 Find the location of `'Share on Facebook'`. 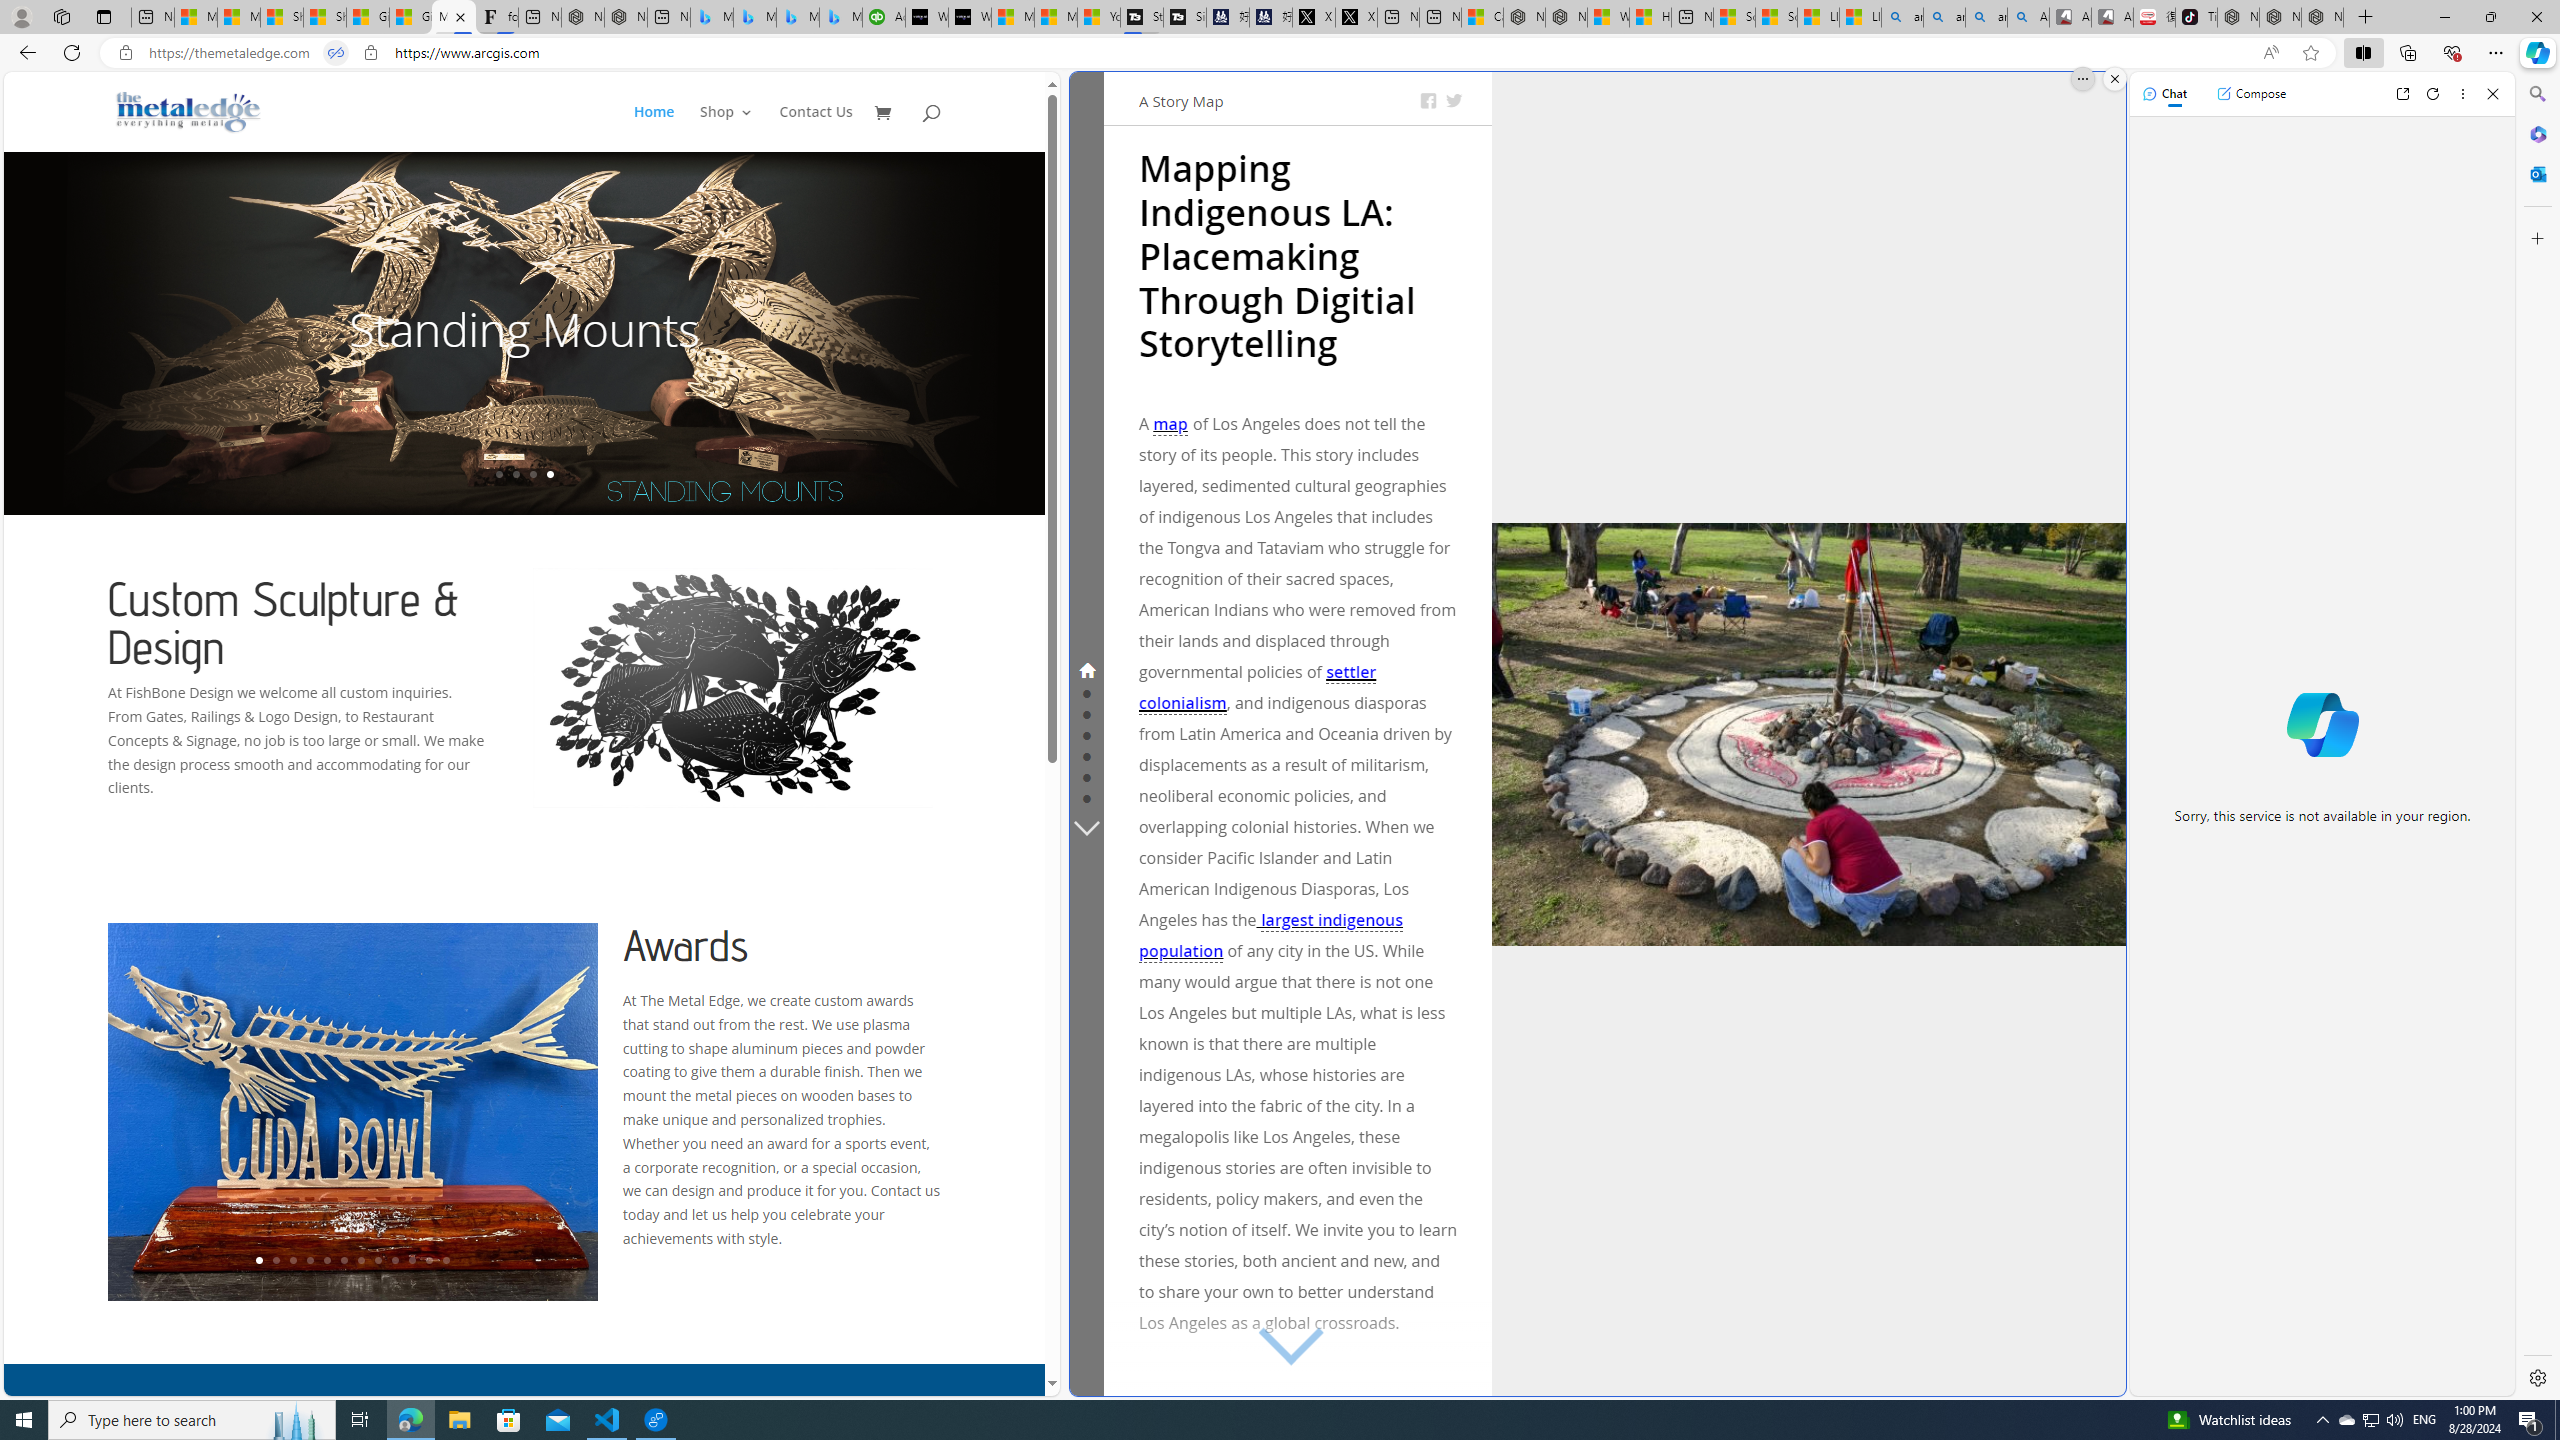

'Share on Facebook' is located at coordinates (1427, 100).